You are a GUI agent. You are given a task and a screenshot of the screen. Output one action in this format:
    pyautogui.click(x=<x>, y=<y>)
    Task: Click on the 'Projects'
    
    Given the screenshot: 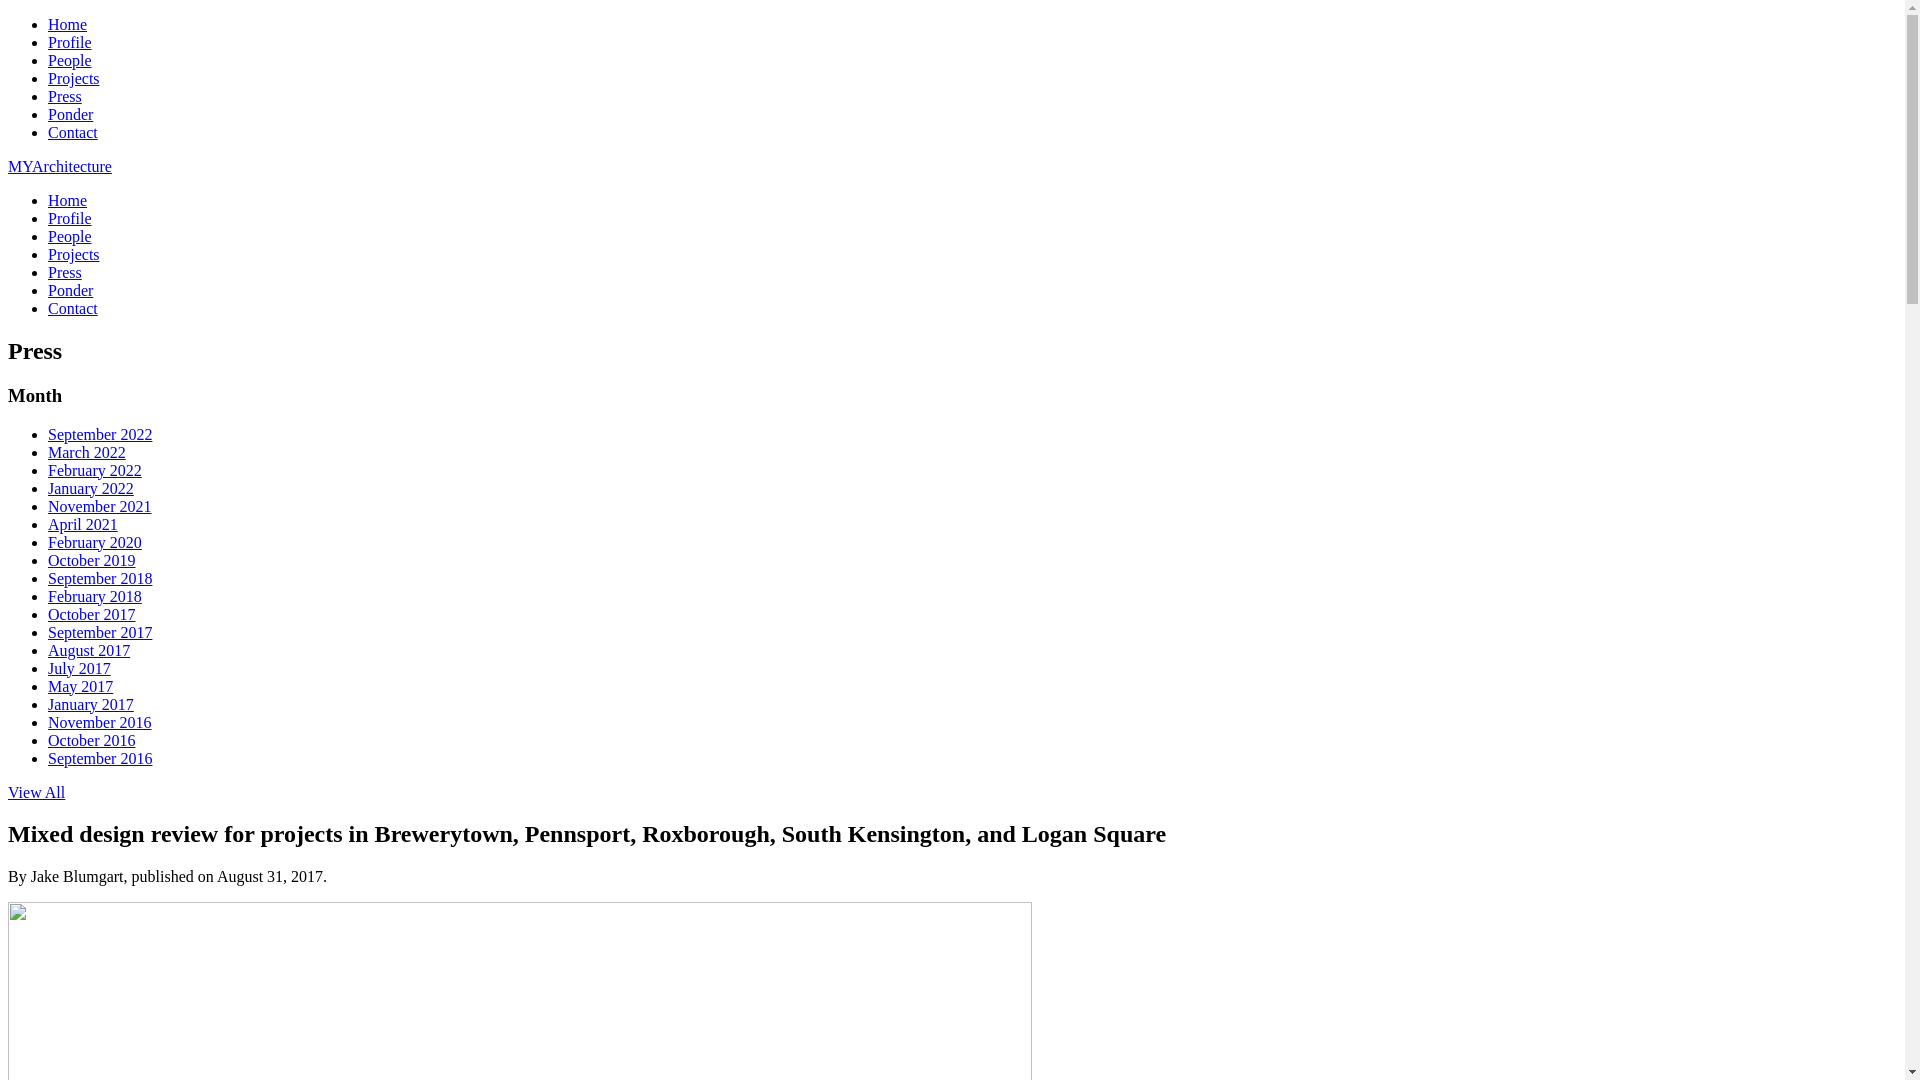 What is the action you would take?
    pyautogui.click(x=48, y=77)
    